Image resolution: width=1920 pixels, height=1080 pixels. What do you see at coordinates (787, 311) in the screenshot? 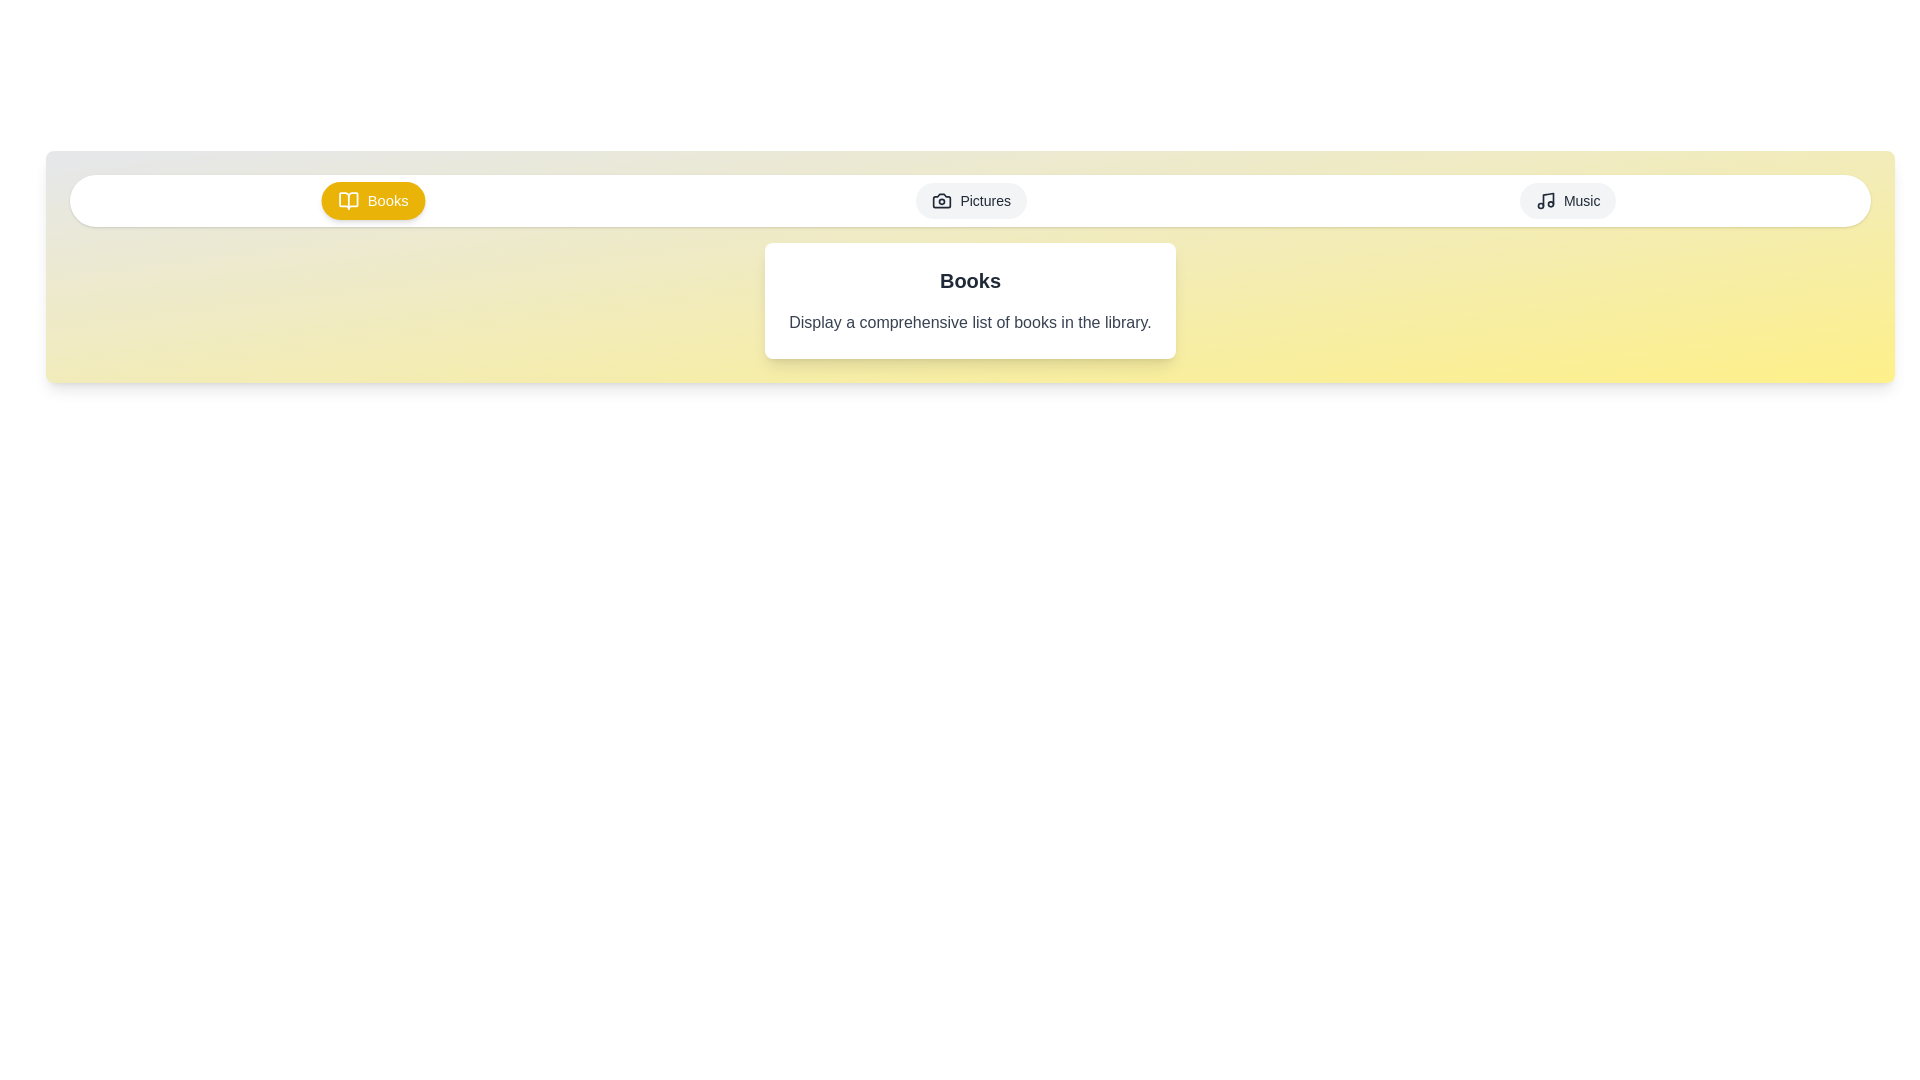
I see `the text content displayed in the active tab` at bounding box center [787, 311].